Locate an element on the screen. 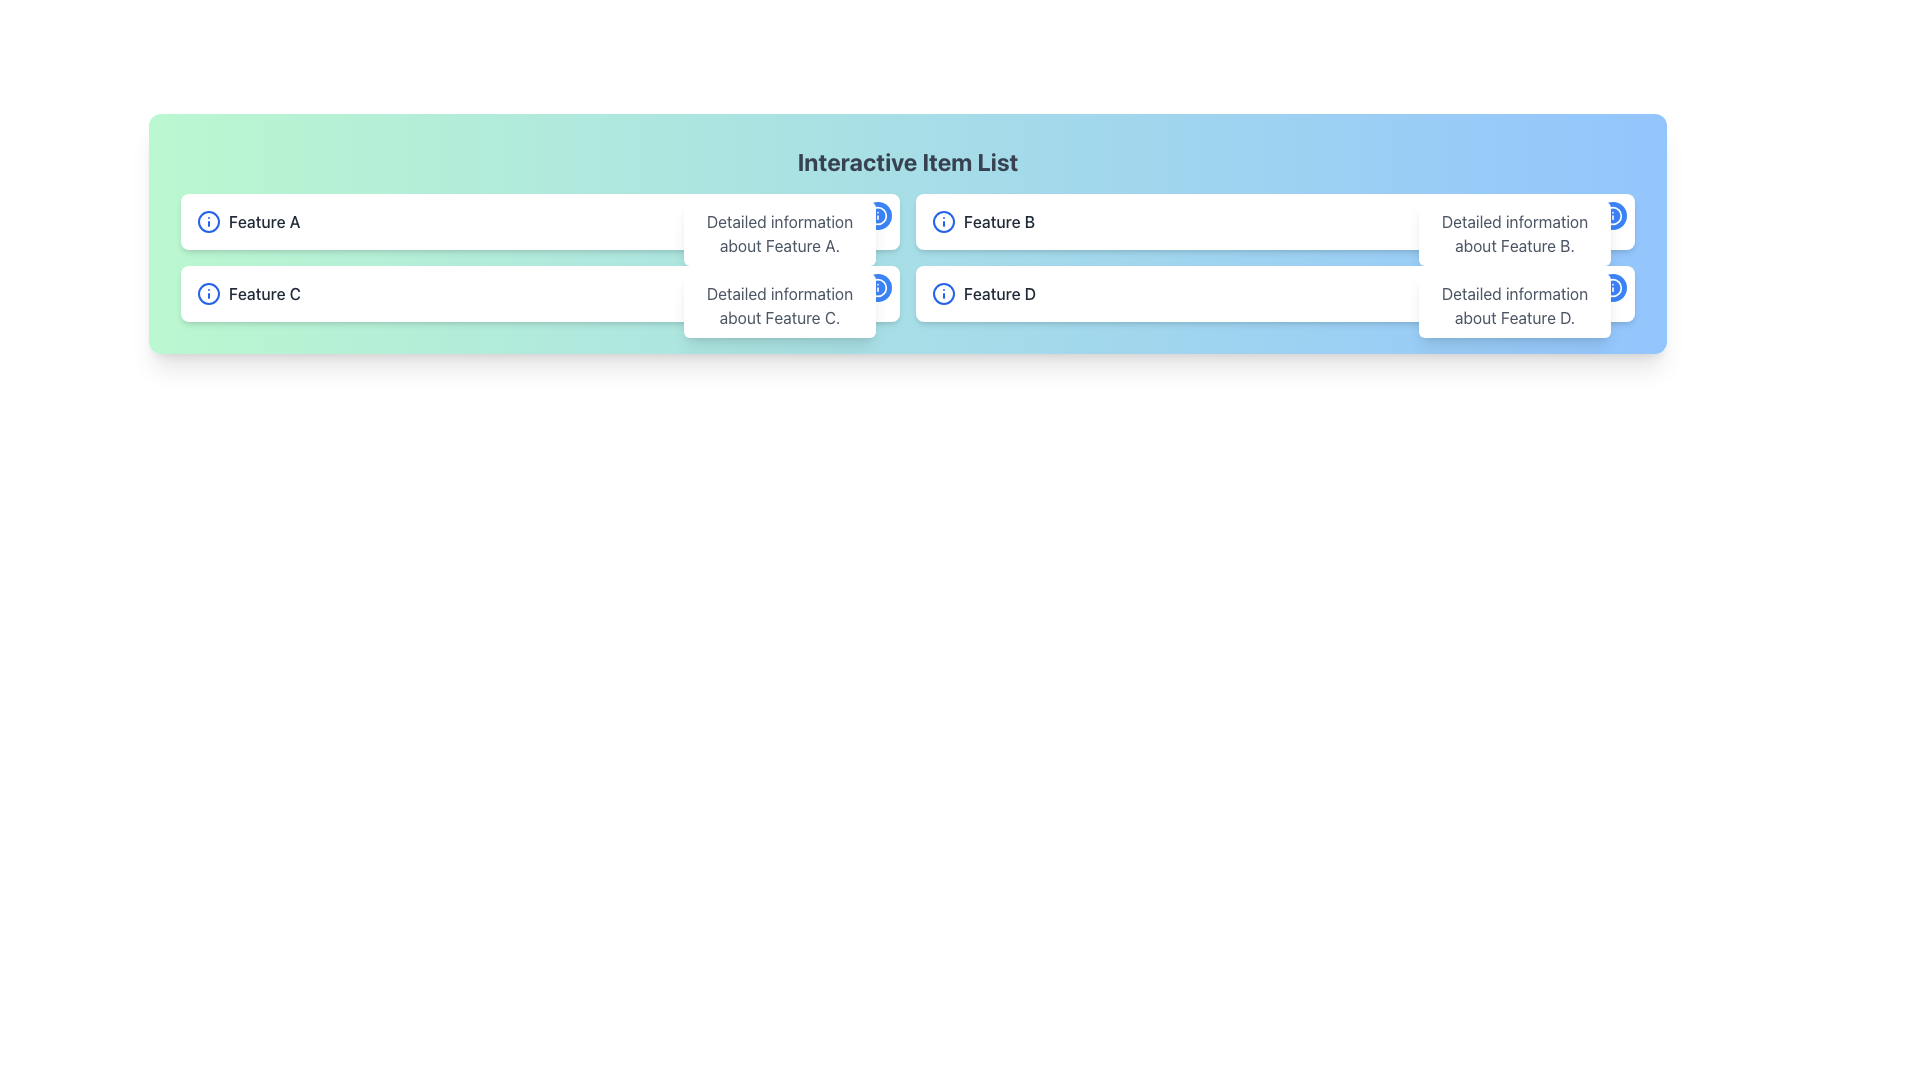  the Static text field labeled 'Feature D', which is positioned as the third item in a horizontal list, immediately to the right of an informational icon is located at coordinates (999, 293).